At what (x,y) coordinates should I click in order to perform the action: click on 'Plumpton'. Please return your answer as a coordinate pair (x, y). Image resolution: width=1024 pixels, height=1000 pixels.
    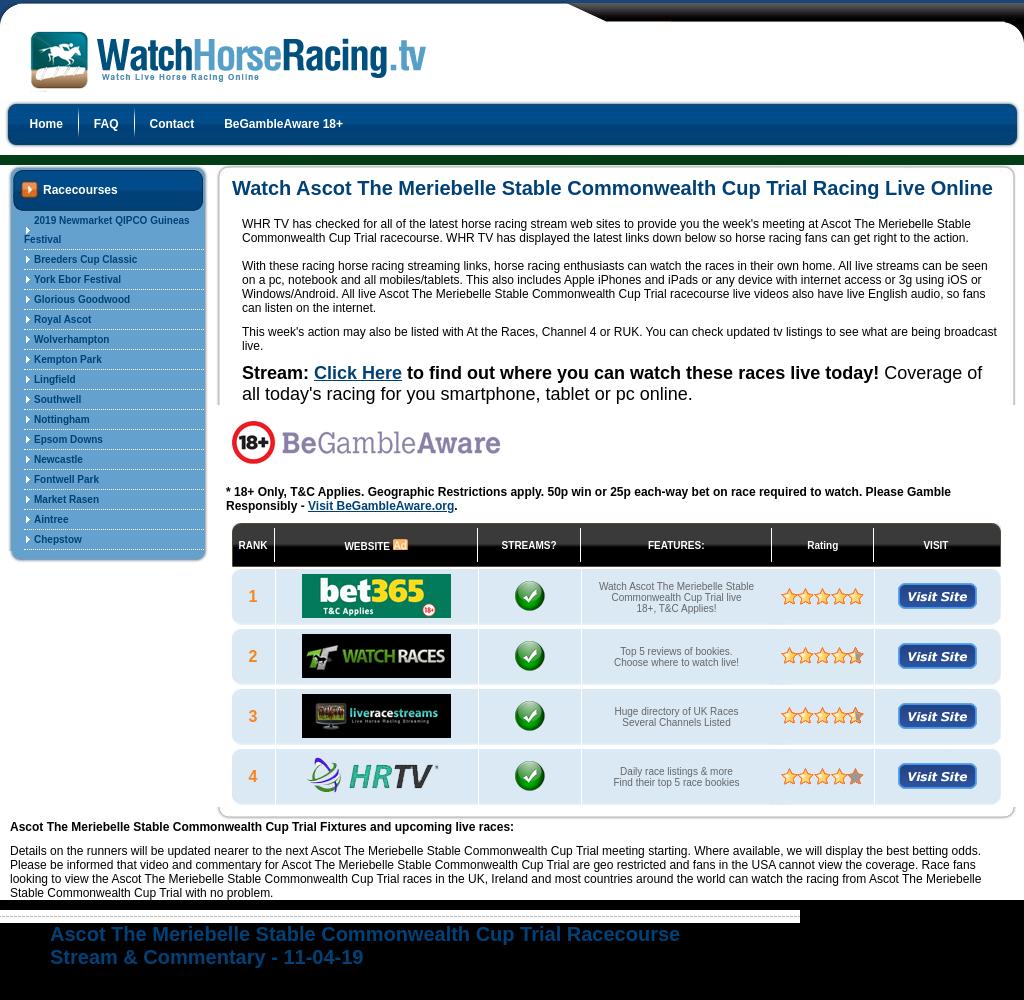
    Looking at the image, I should click on (56, 659).